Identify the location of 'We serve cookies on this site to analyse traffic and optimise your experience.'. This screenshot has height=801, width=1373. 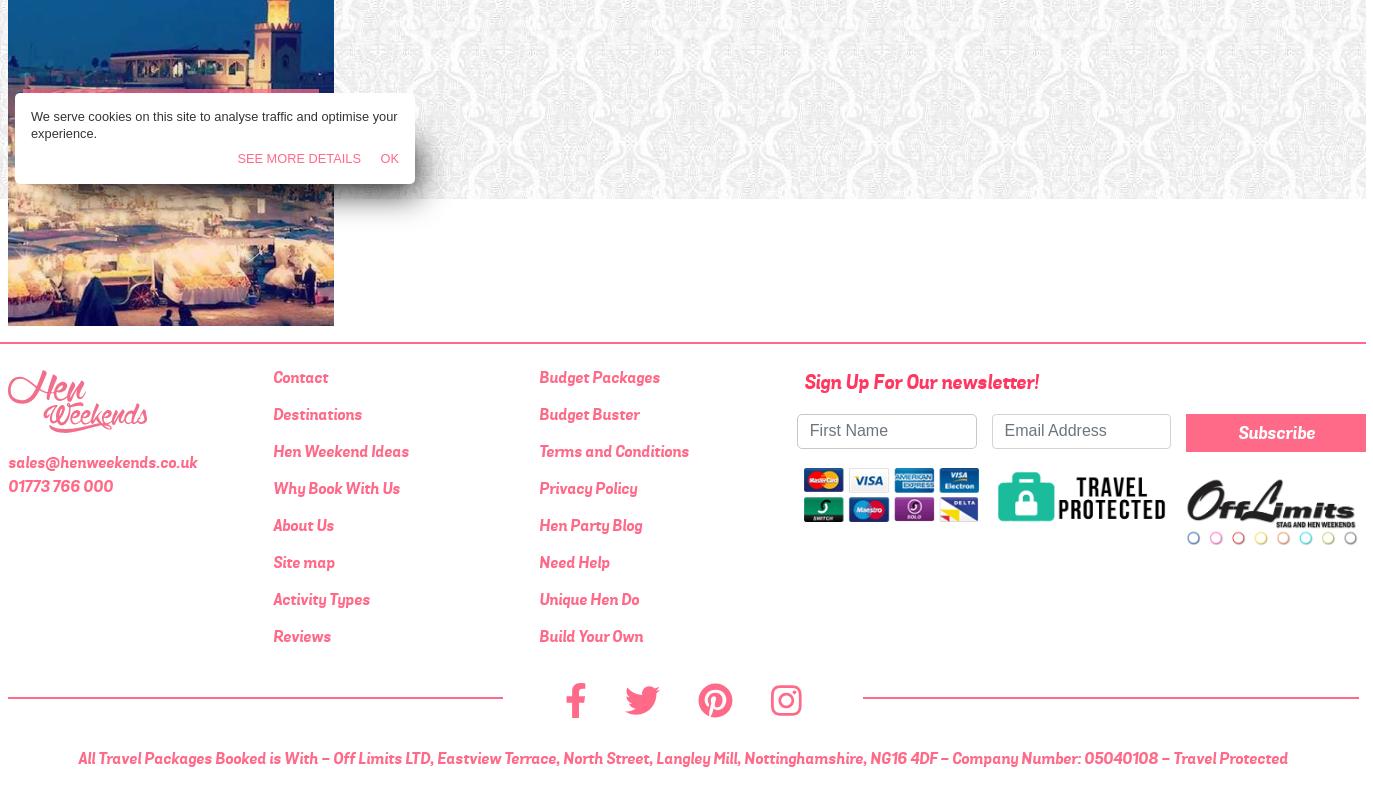
(213, 123).